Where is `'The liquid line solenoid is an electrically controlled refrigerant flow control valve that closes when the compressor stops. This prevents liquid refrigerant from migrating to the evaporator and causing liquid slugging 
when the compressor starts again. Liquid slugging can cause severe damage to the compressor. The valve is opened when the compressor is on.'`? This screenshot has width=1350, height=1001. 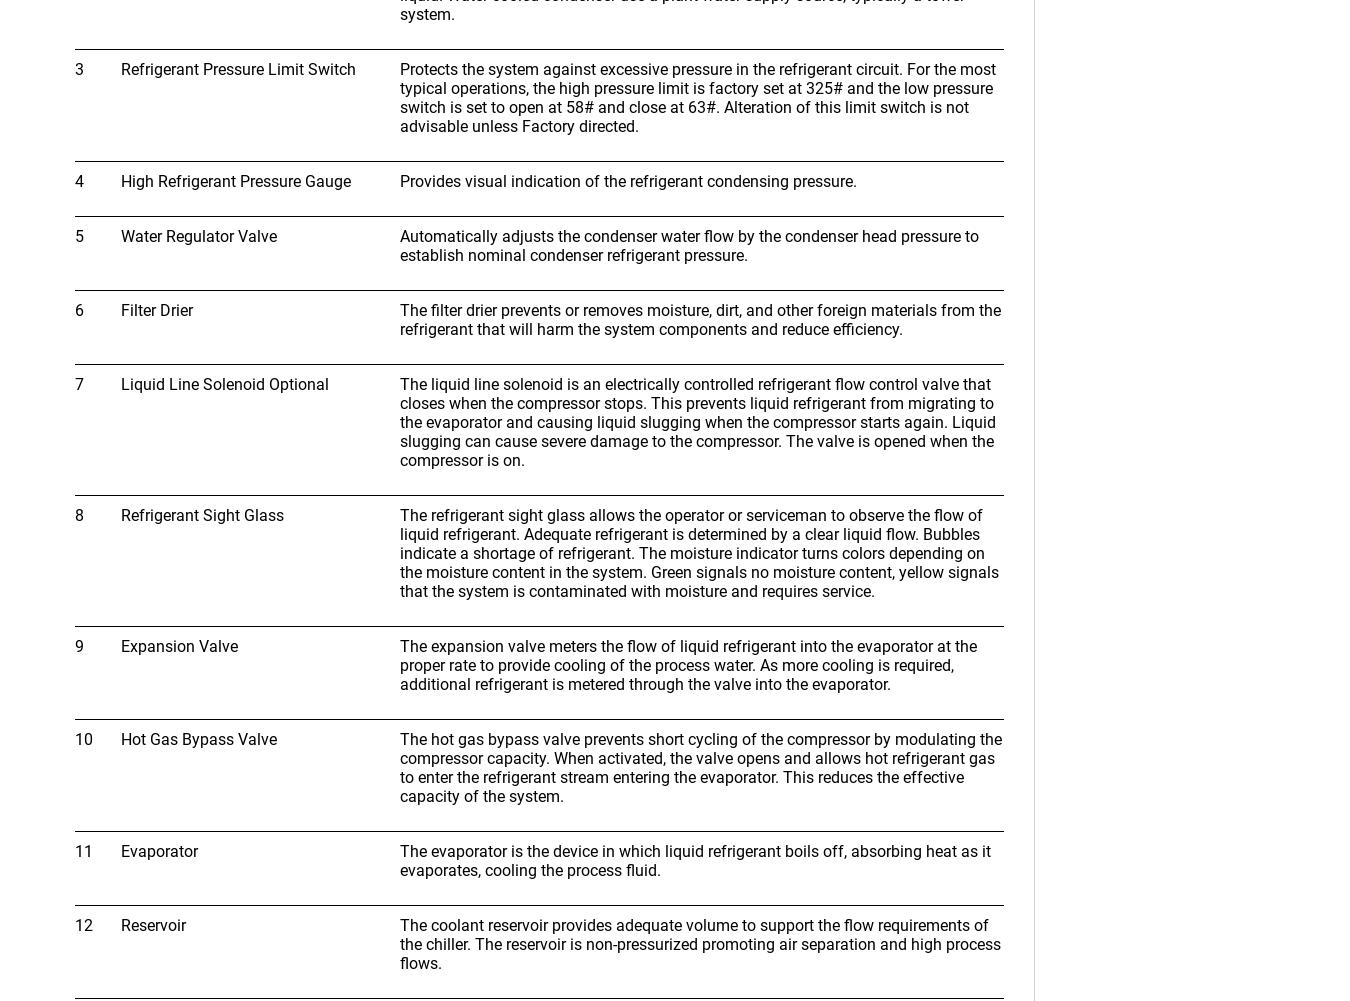 'The liquid line solenoid is an electrically controlled refrigerant flow control valve that closes when the compressor stops. This prevents liquid refrigerant from migrating to the evaporator and causing liquid slugging 
when the compressor starts again. Liquid slugging can cause severe damage to the compressor. The valve is opened when the compressor is on.' is located at coordinates (696, 421).